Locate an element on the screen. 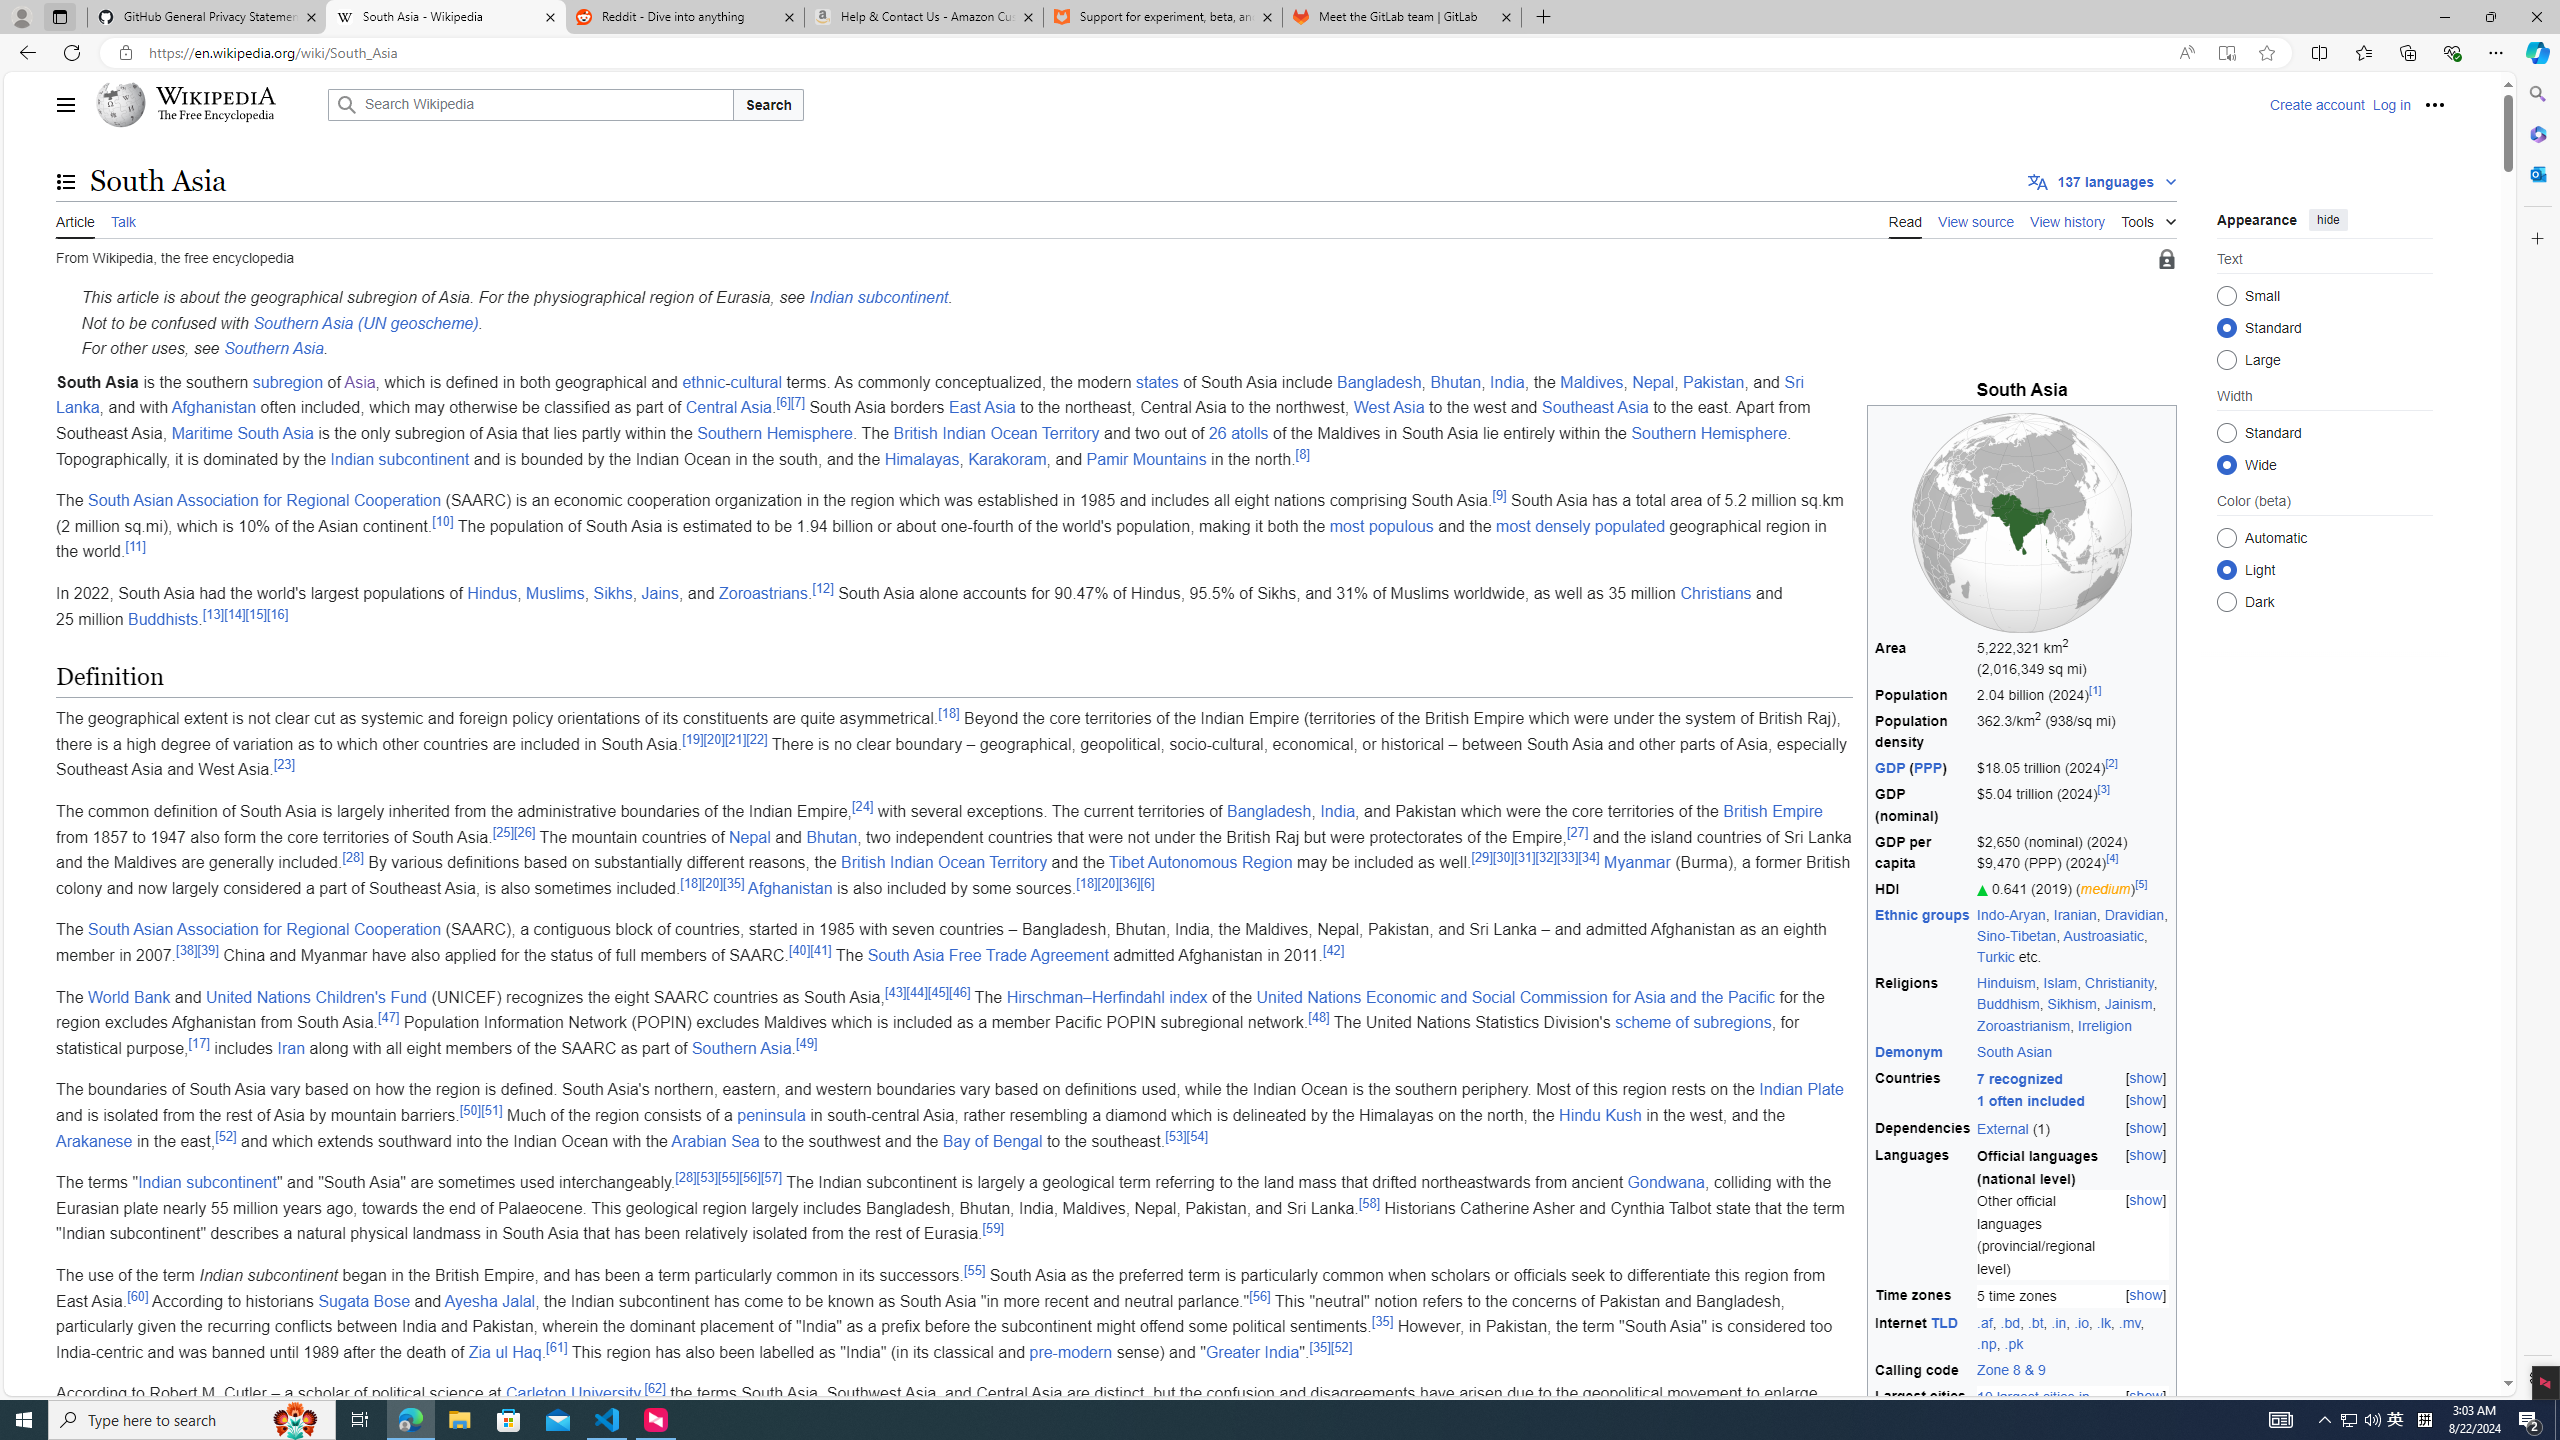 This screenshot has width=2560, height=1440. '[8]' is located at coordinates (1303, 453).